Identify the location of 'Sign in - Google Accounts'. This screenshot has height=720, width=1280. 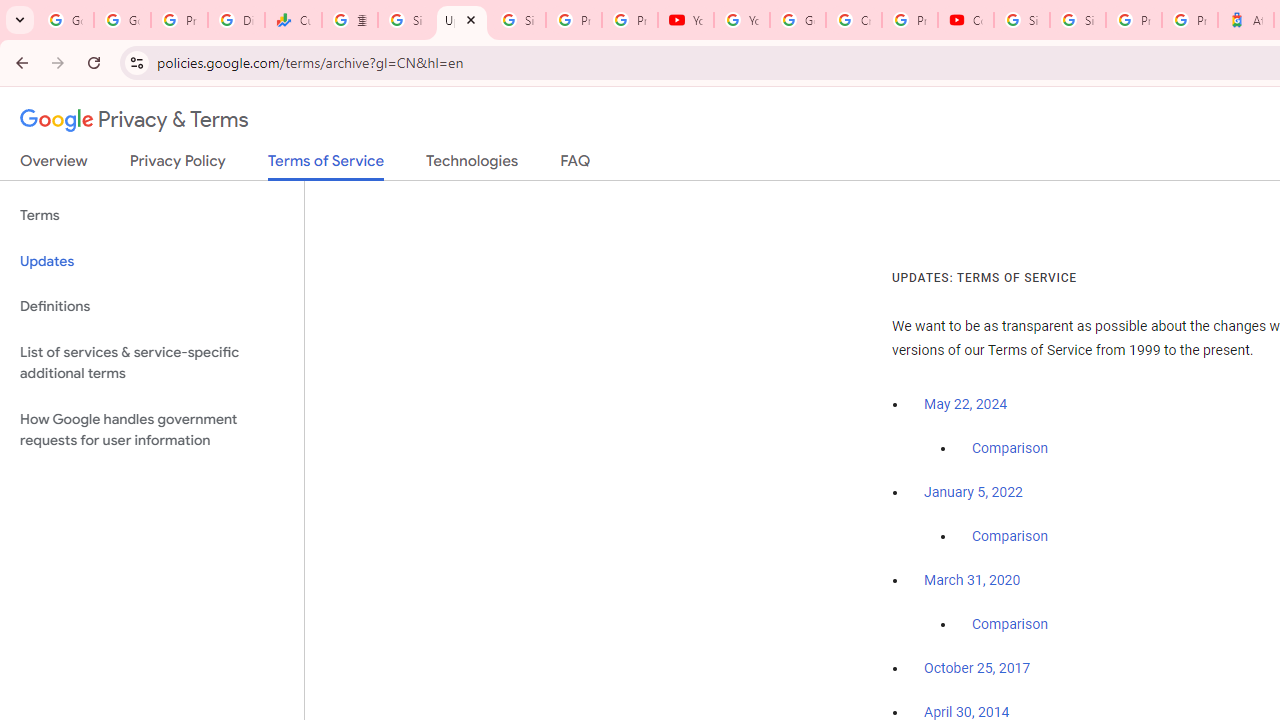
(404, 20).